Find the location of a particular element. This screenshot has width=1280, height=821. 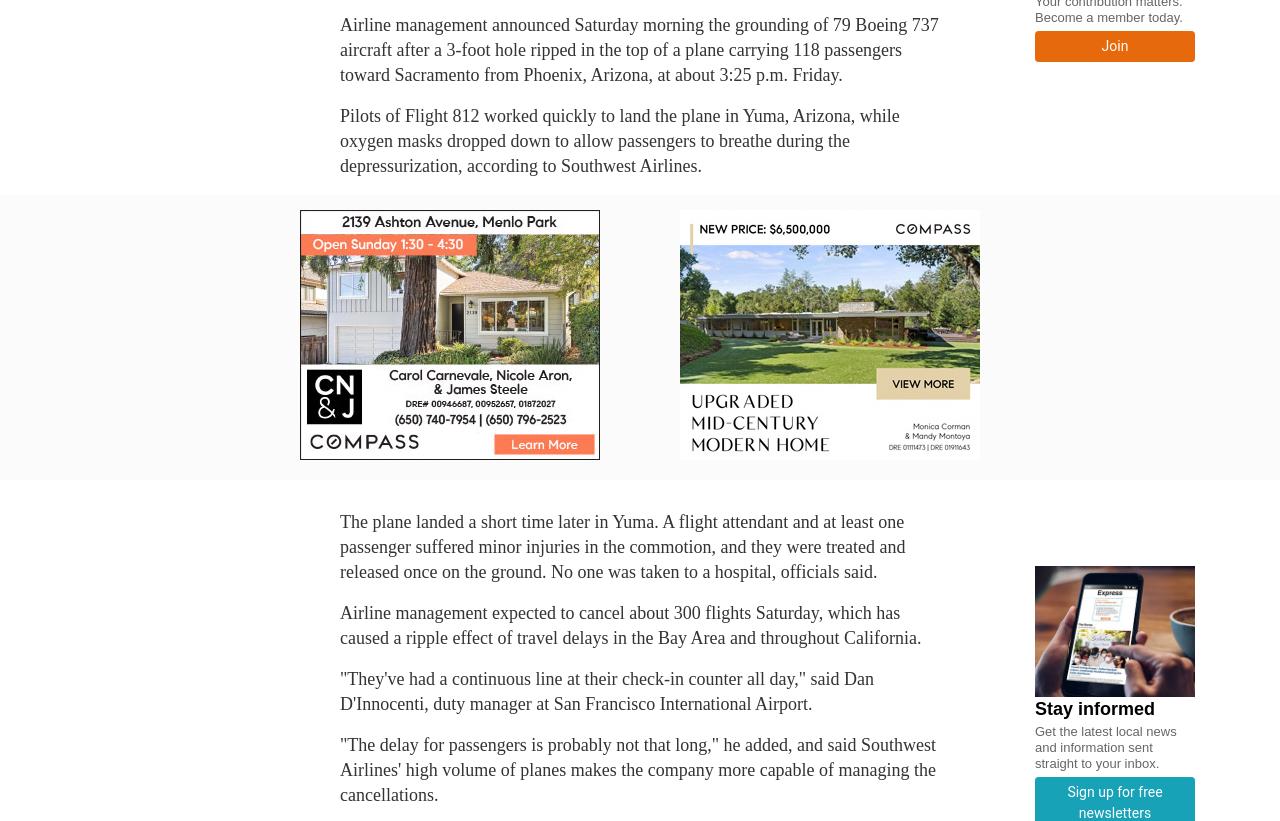

'Join' is located at coordinates (1100, 43).